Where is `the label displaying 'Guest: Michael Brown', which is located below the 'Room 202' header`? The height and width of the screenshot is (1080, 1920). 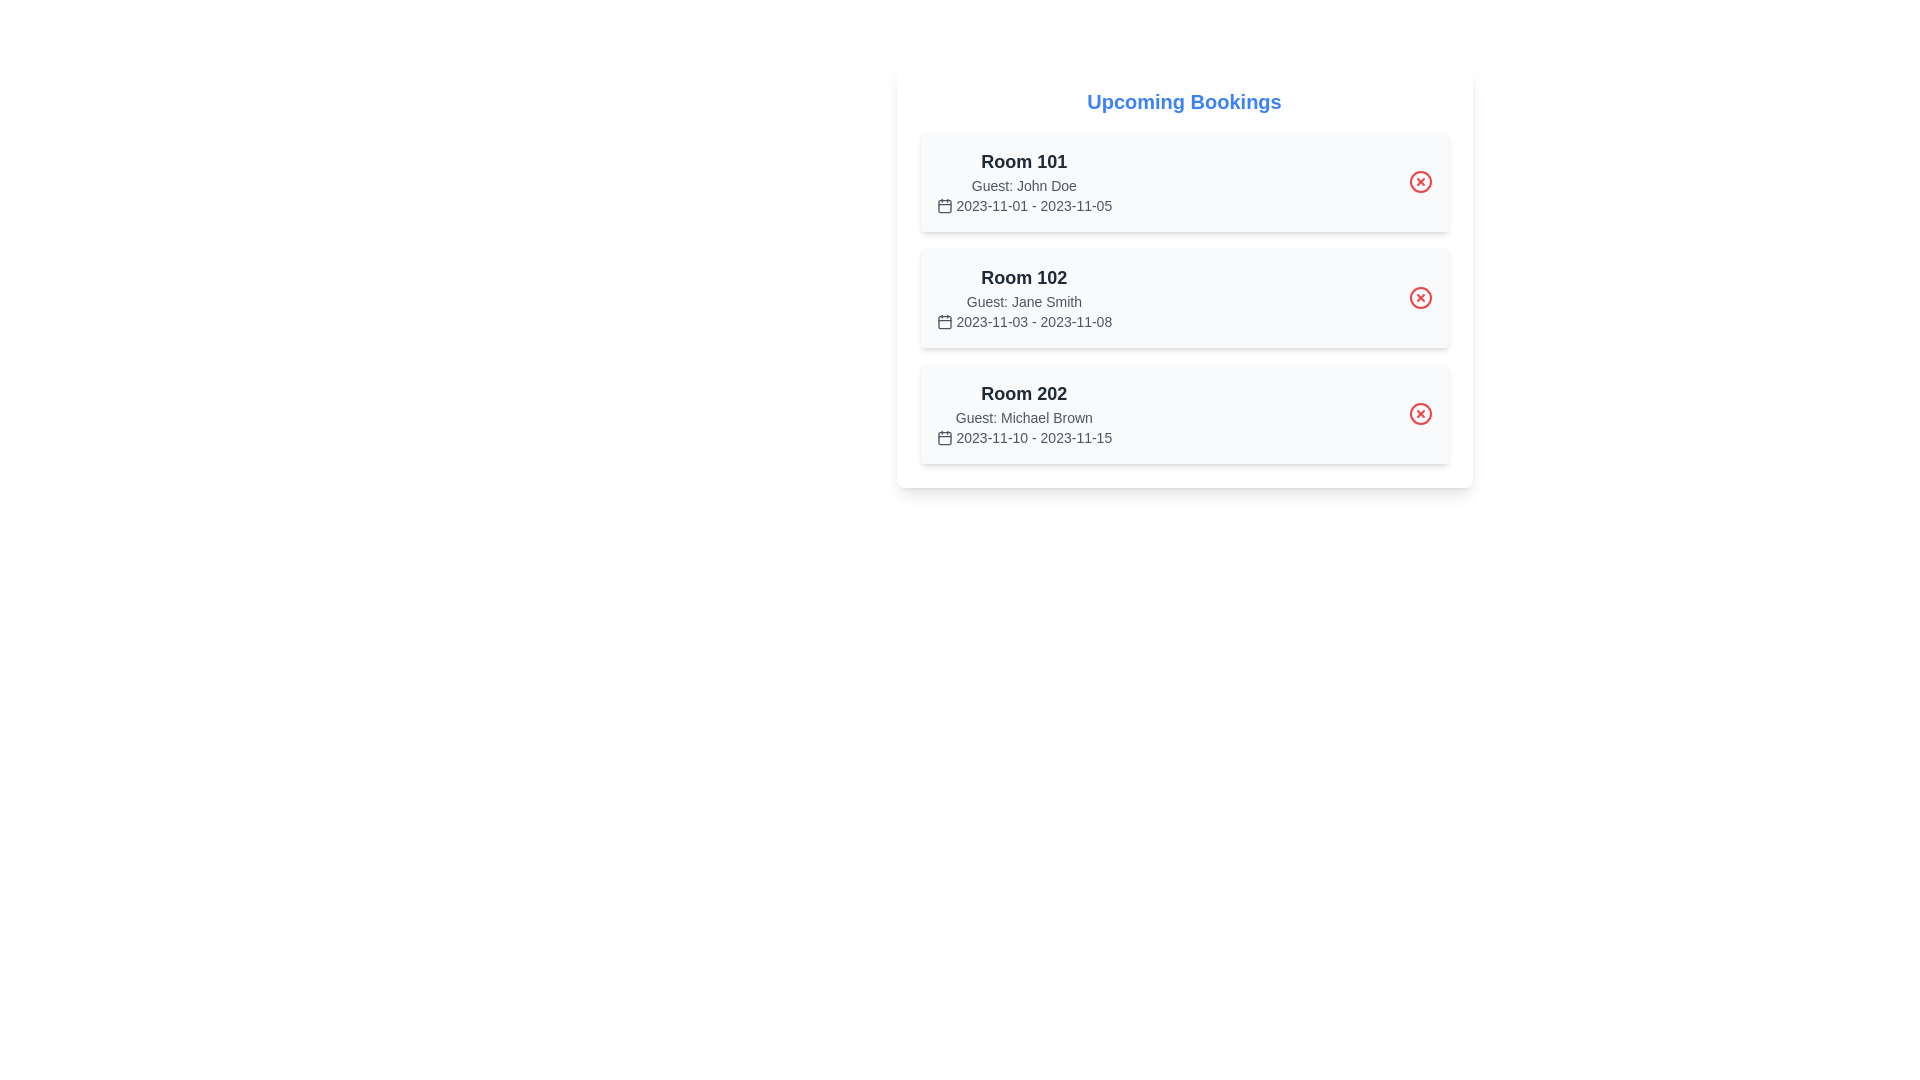 the label displaying 'Guest: Michael Brown', which is located below the 'Room 202' header is located at coordinates (1024, 416).